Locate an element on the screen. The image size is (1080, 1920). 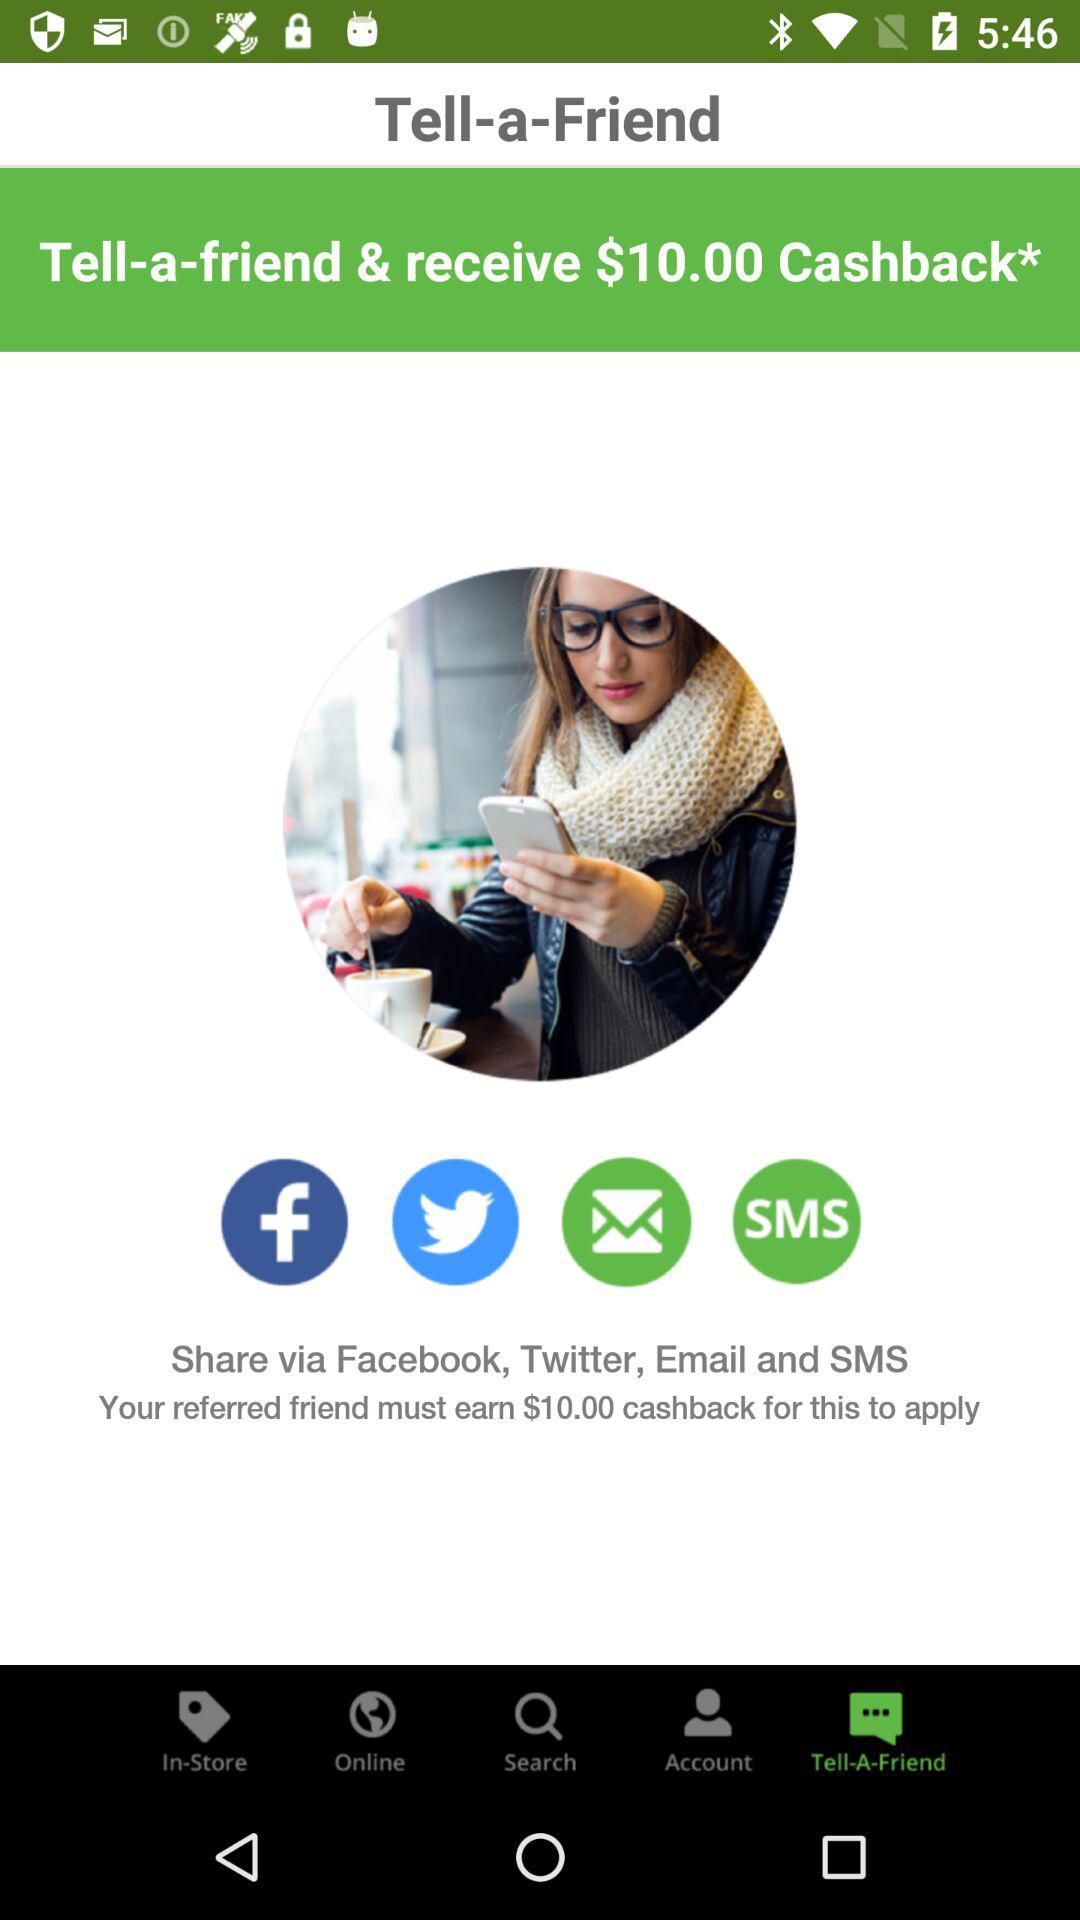
shares referral via facebook is located at coordinates (284, 1221).